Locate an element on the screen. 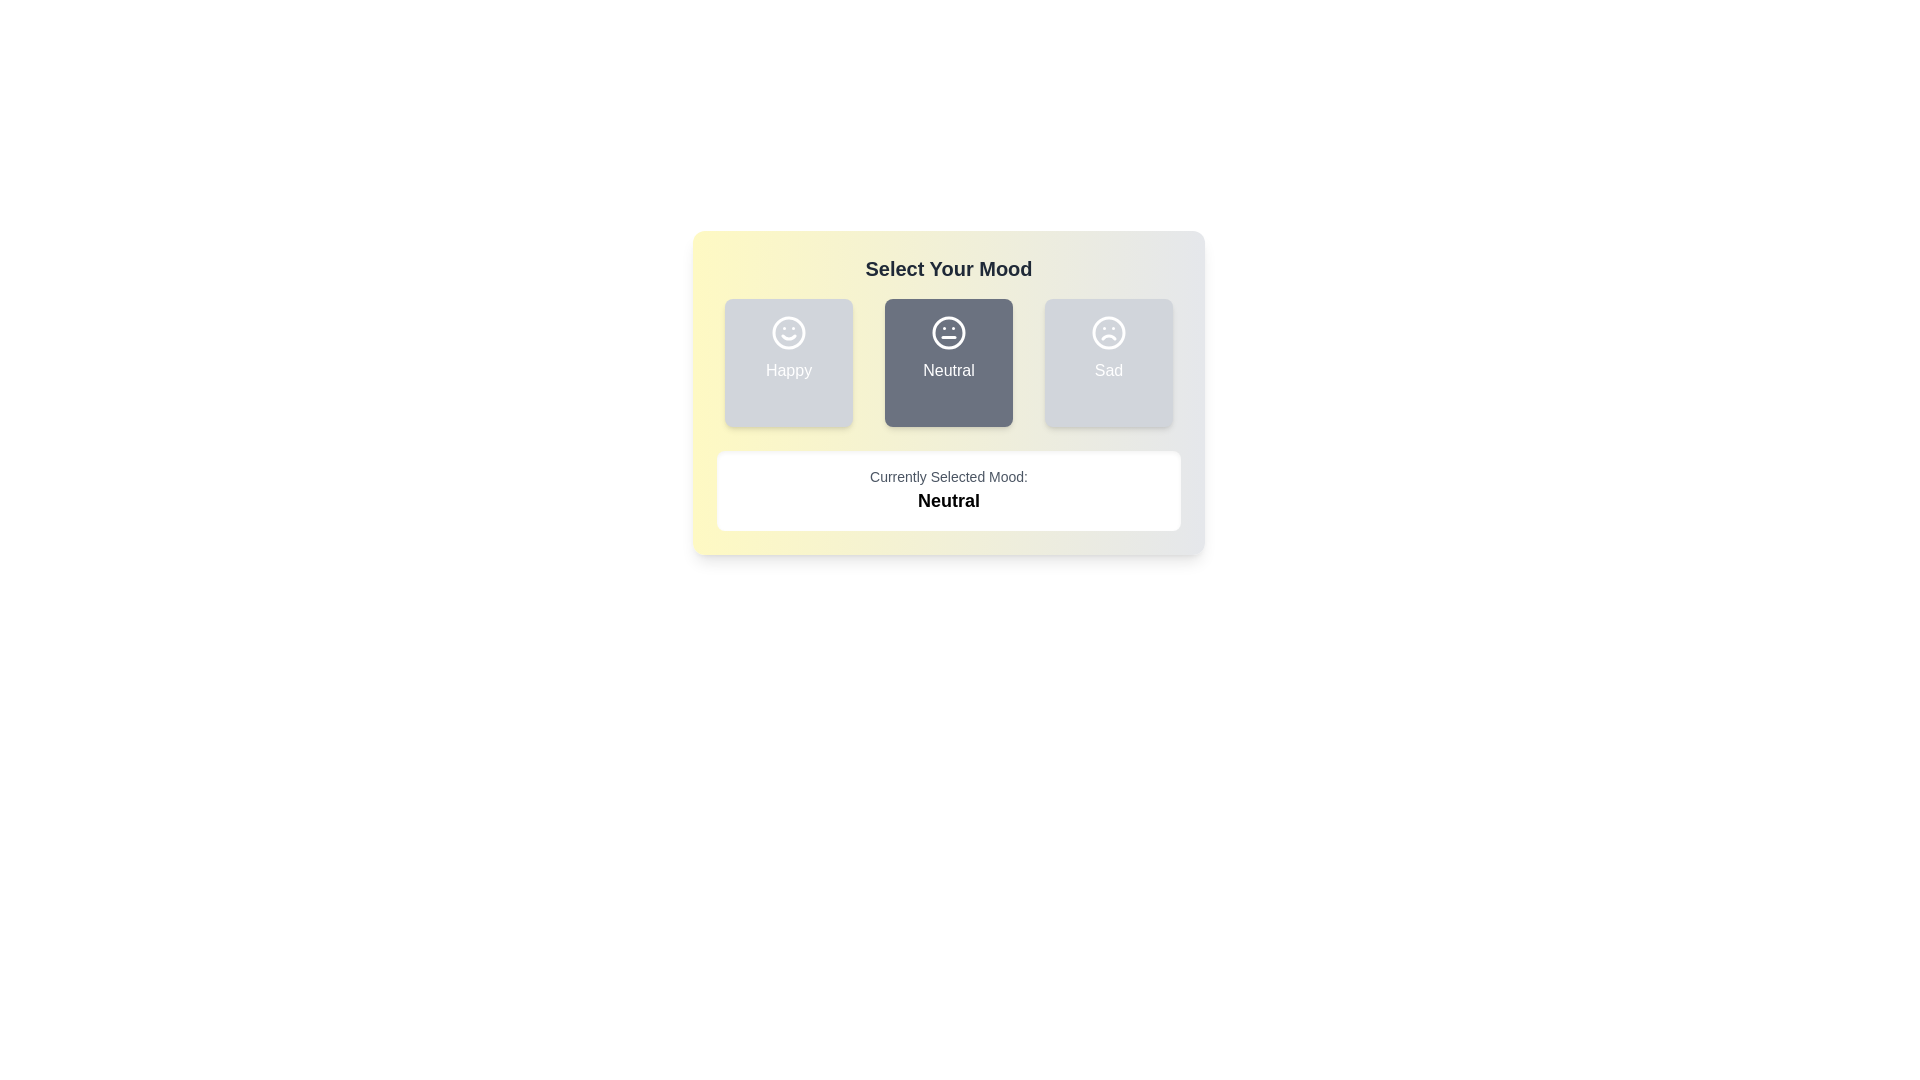  the mood button corresponding to Sad to observe the visual change is located at coordinates (1107, 362).